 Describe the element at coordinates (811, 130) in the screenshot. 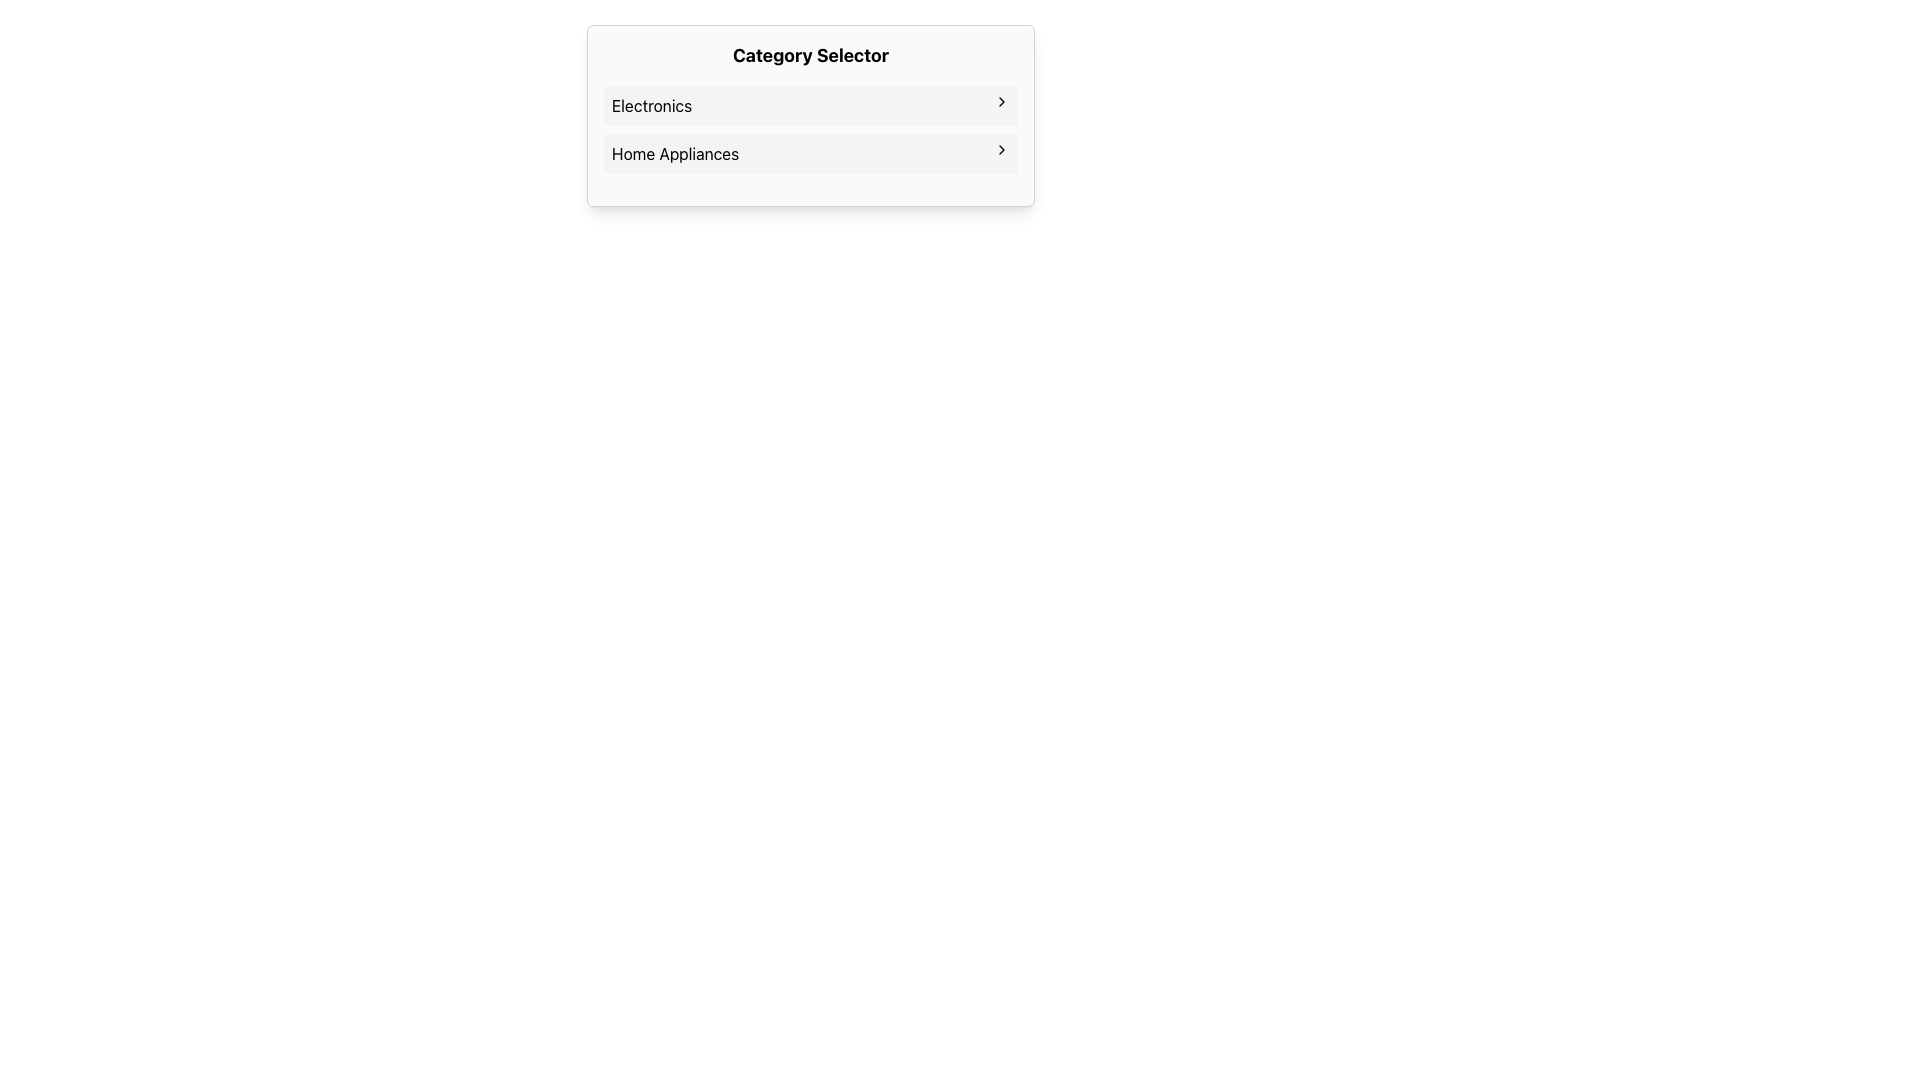

I see `the 'Home Appliances' list item within the category selector` at that location.